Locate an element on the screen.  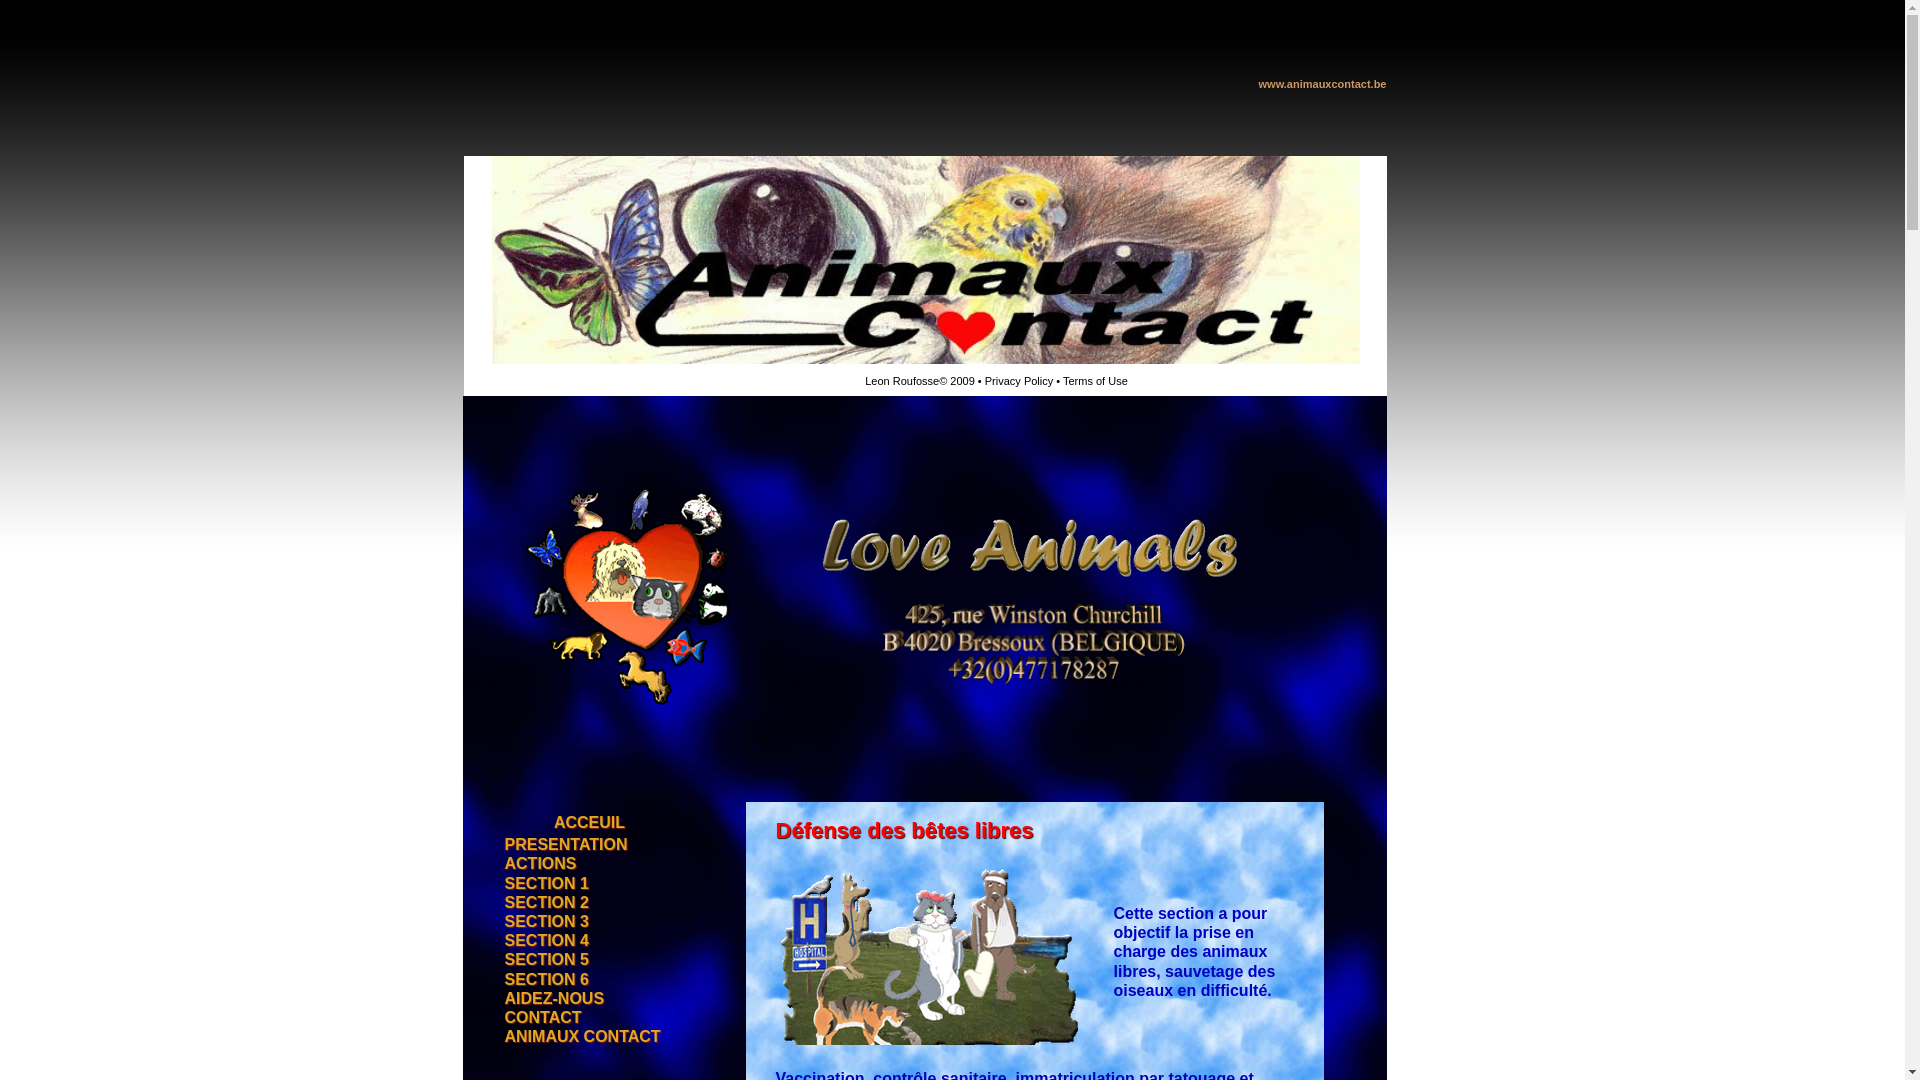
'AIDEZ-NOUS' is located at coordinates (553, 999).